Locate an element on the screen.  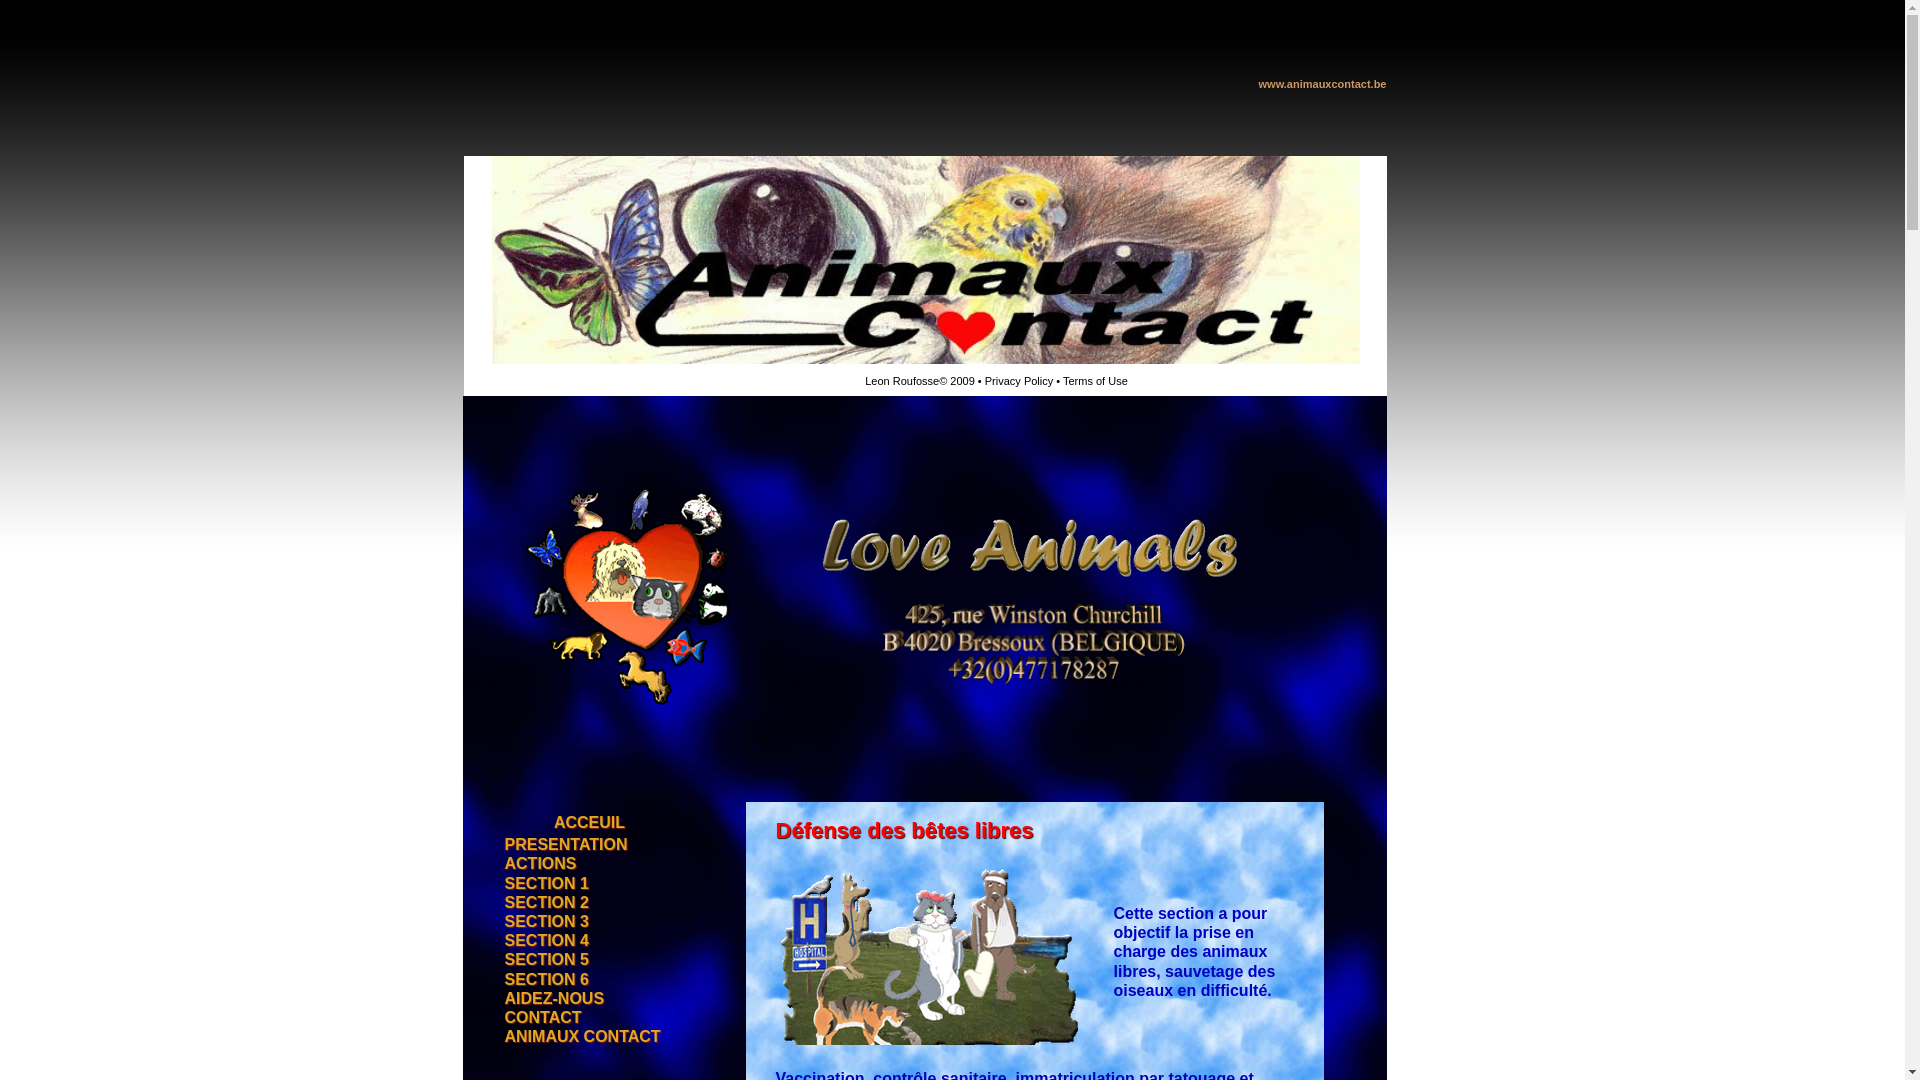
'AIDEZ-NOUS' is located at coordinates (553, 999).